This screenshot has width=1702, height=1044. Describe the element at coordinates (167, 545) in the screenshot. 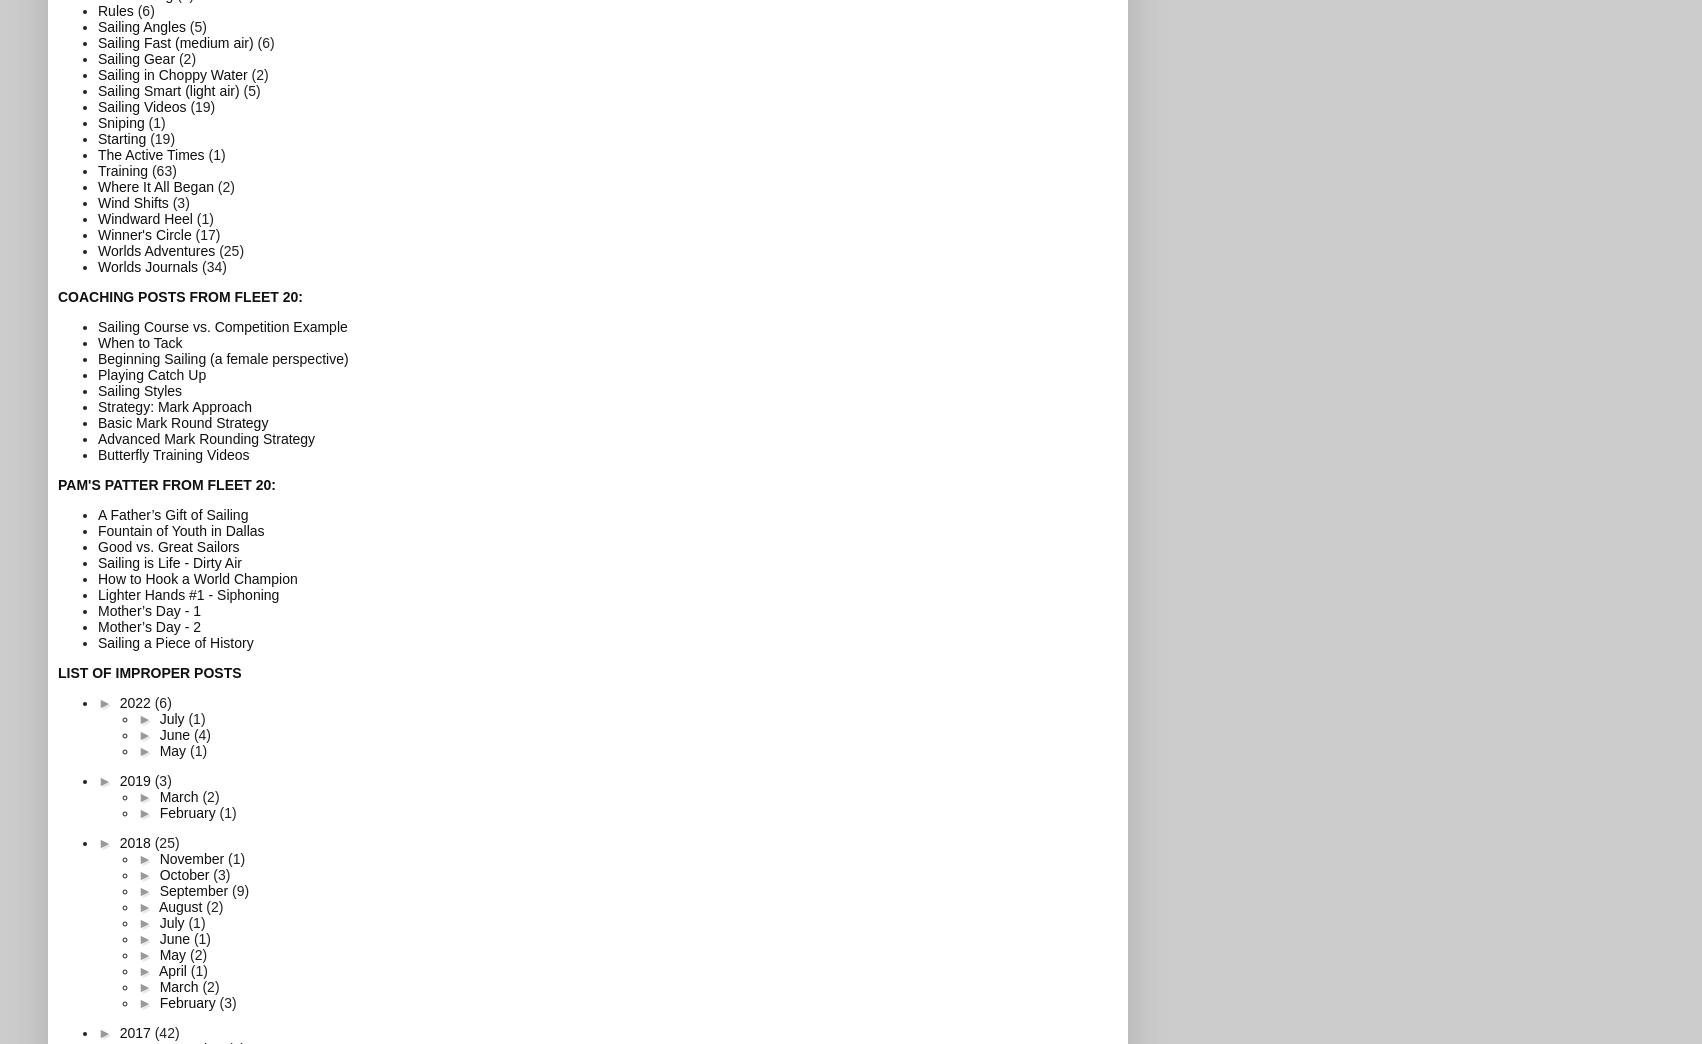

I see `'Good vs. Great Sailors'` at that location.